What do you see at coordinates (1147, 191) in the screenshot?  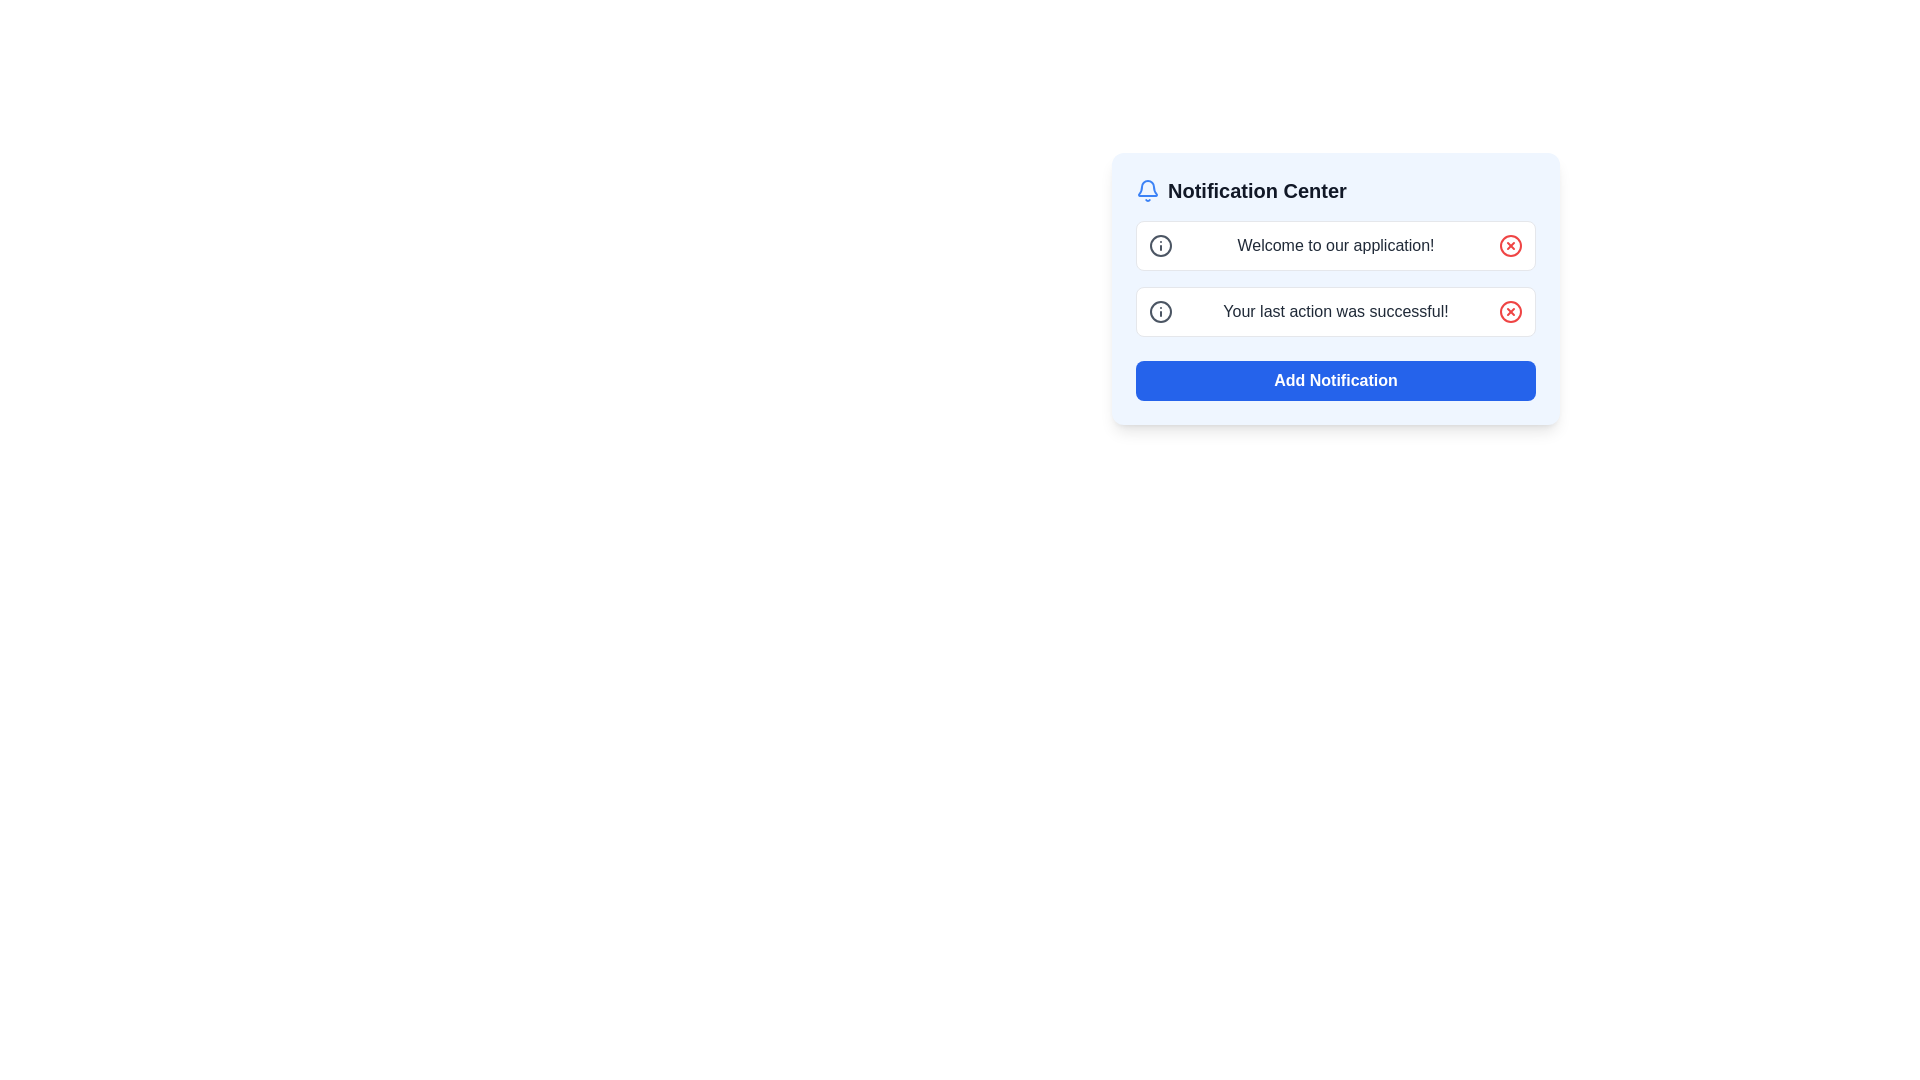 I see `the bell icon that indicates notifications, located at the top-left corner of the 'Notification Center' section` at bounding box center [1147, 191].